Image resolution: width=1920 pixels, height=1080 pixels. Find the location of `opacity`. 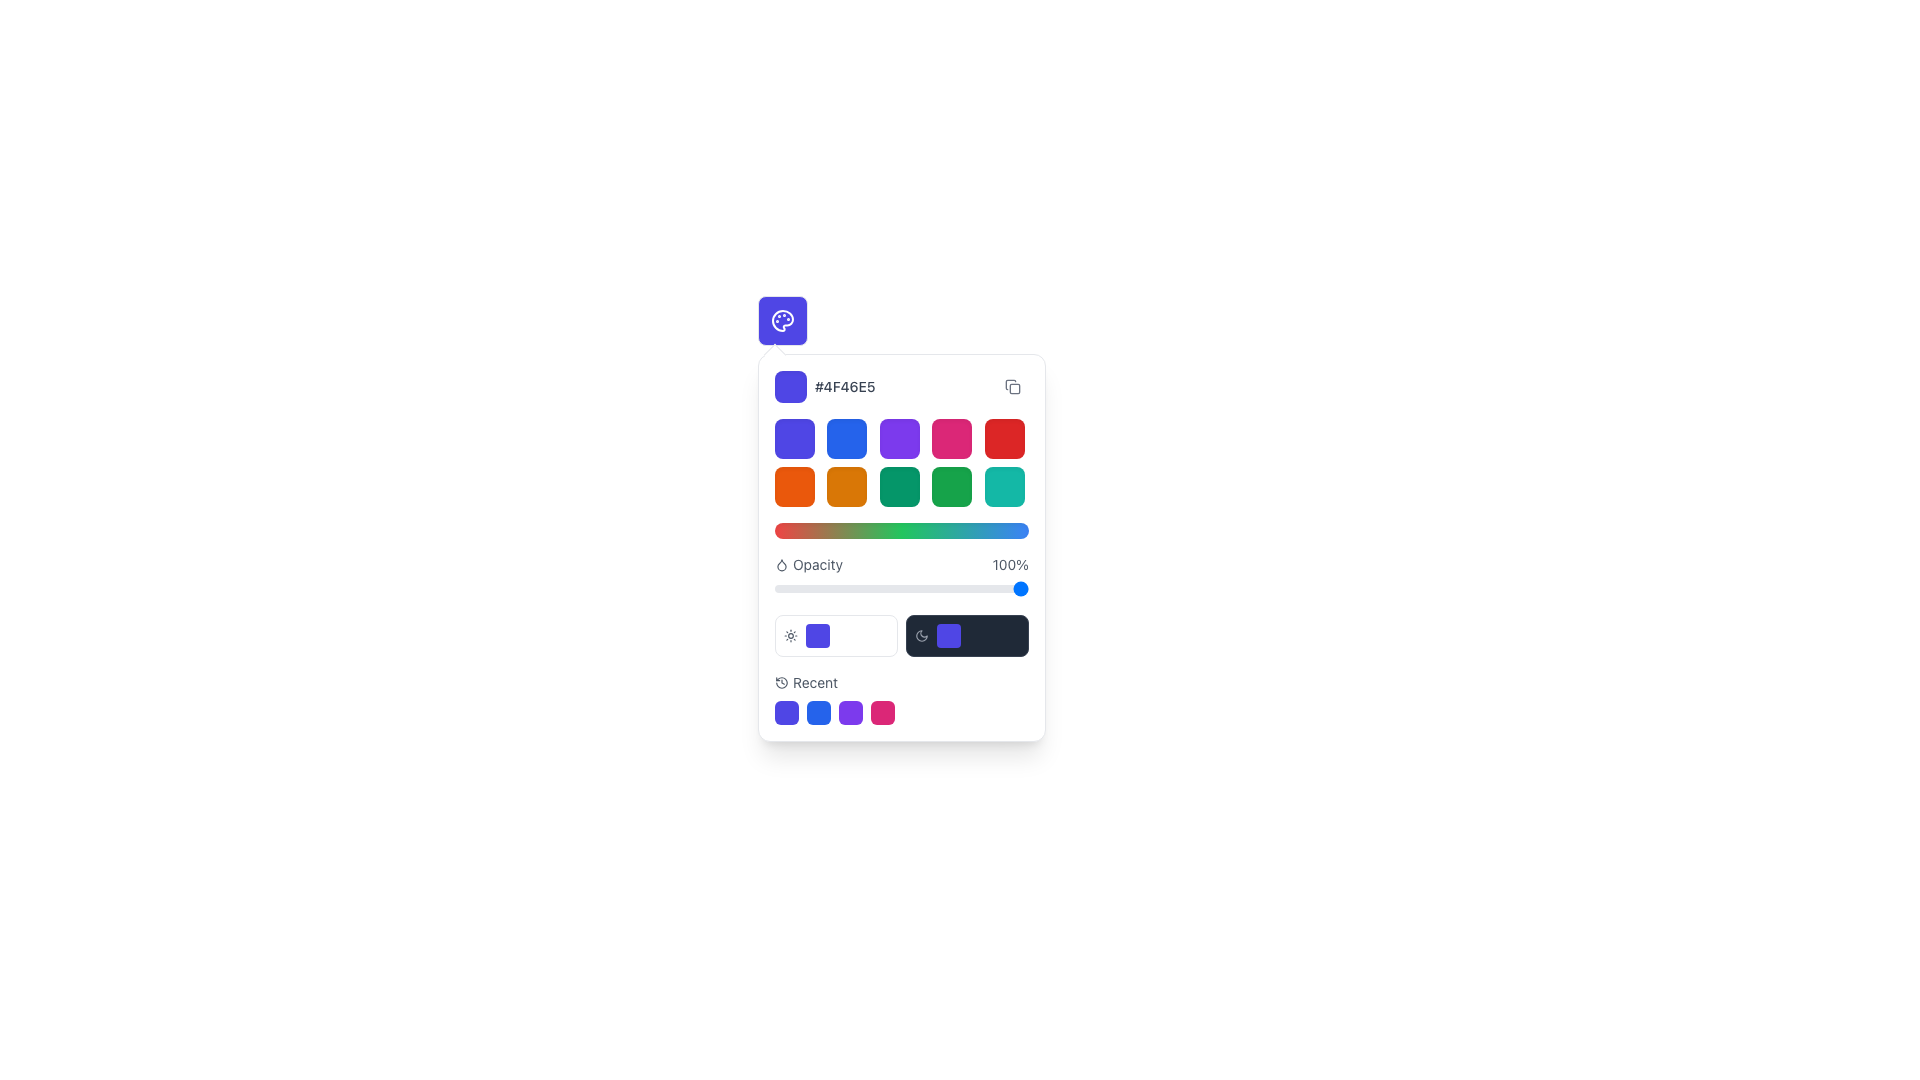

opacity is located at coordinates (856, 588).